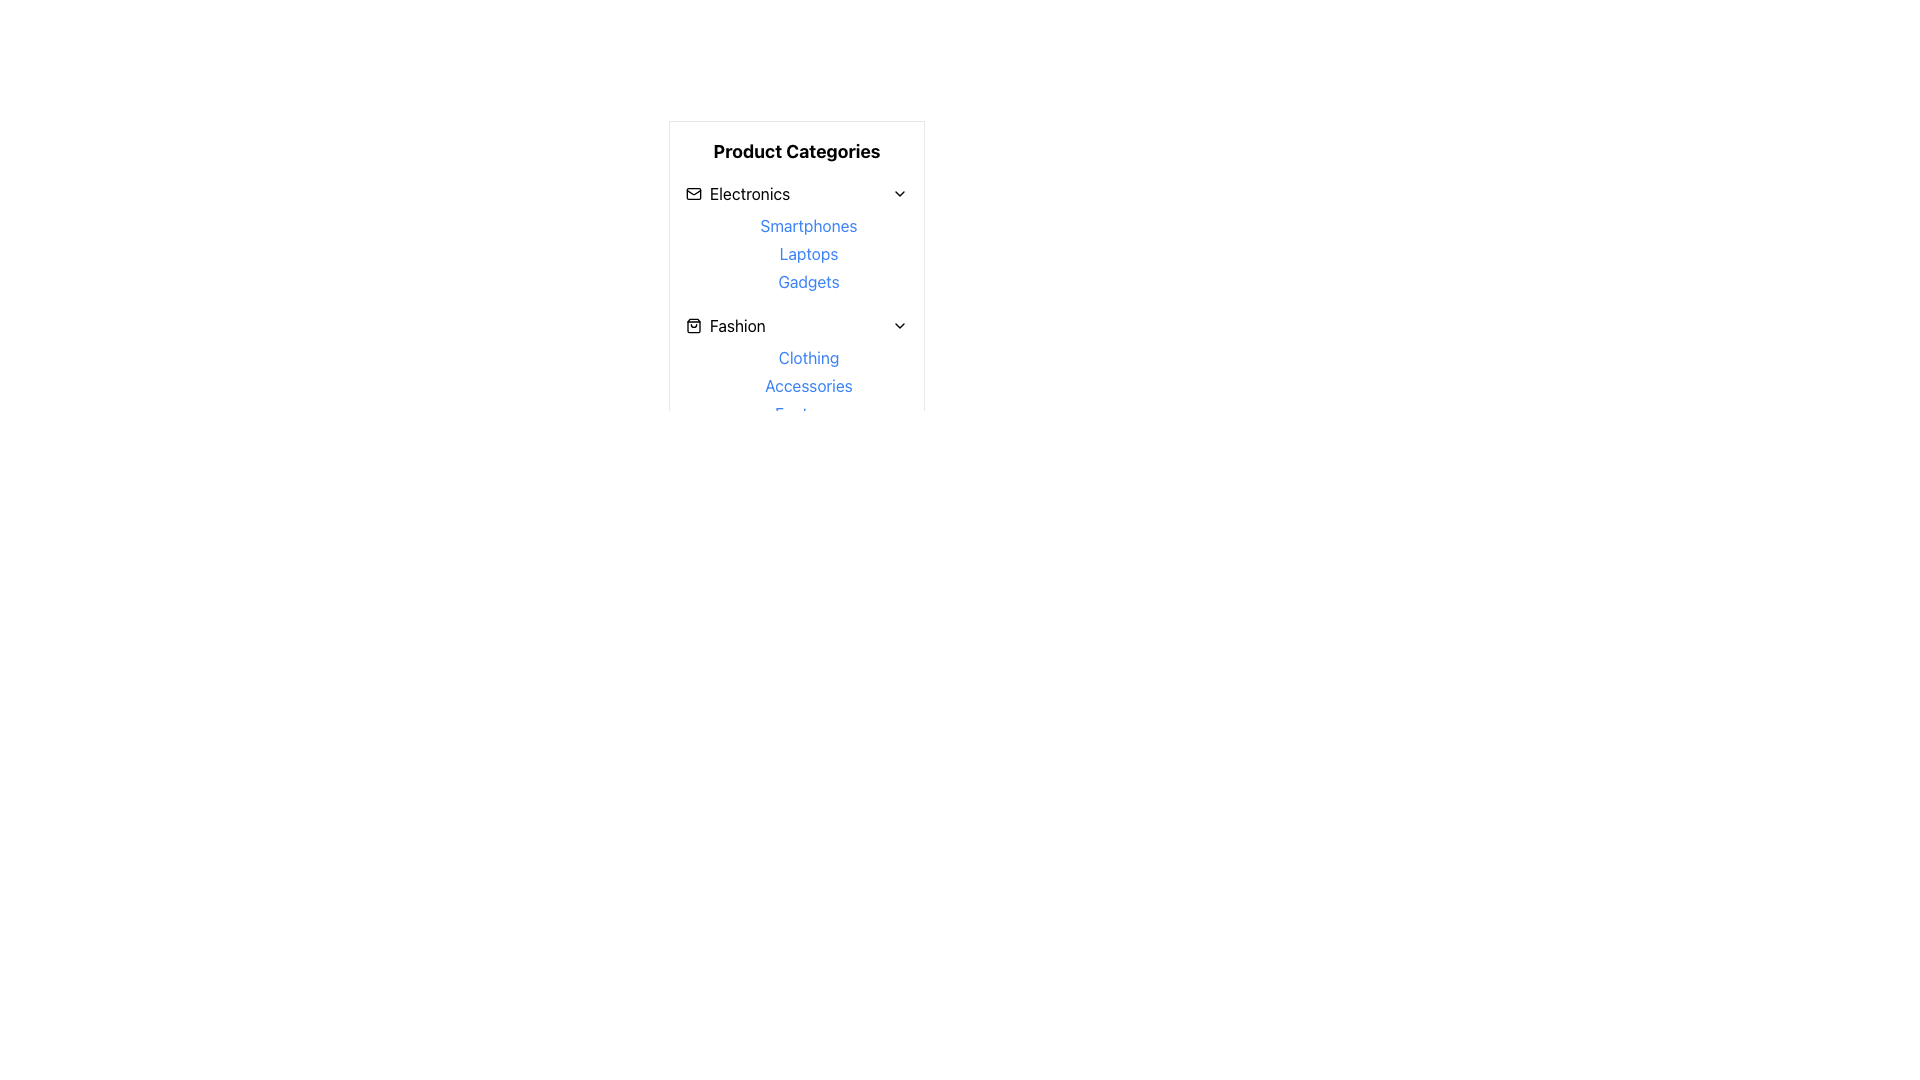 Image resolution: width=1920 pixels, height=1080 pixels. Describe the element at coordinates (795, 325) in the screenshot. I see `the 'Fashion' dropdown menu button located within the 'Product Categories' section` at that location.